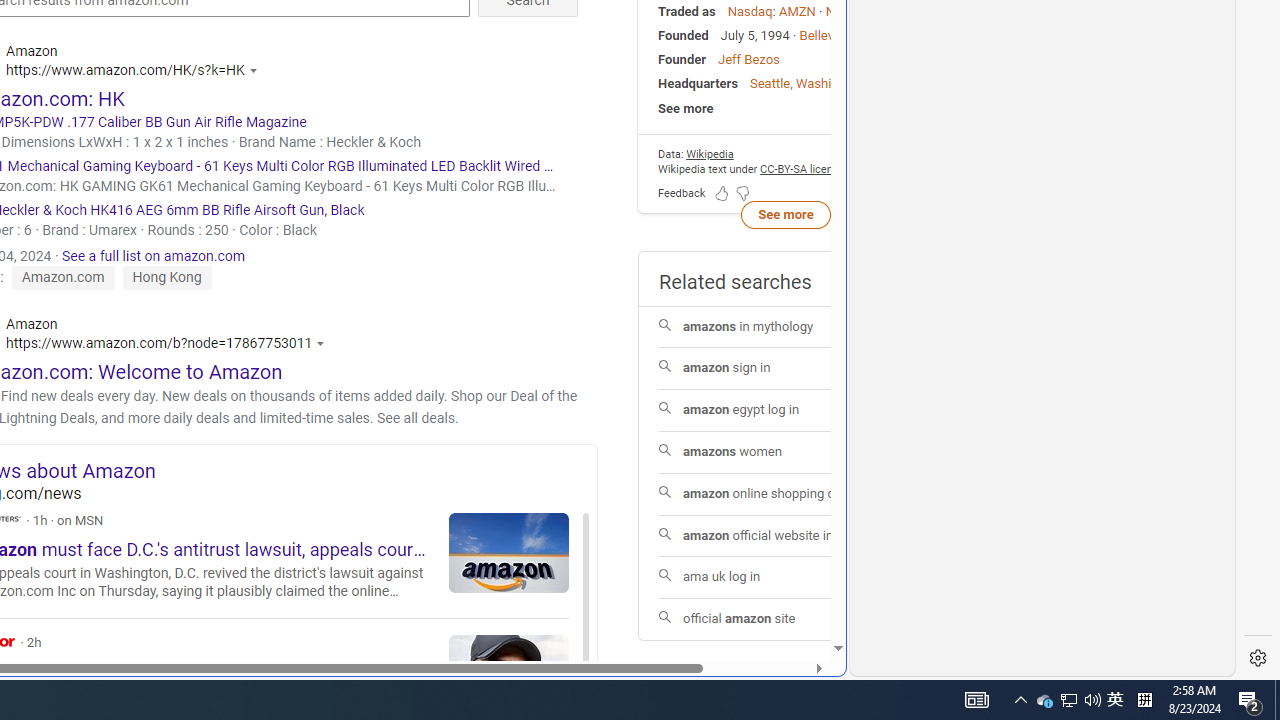  I want to click on 'Feedback Dislike', so click(742, 192).